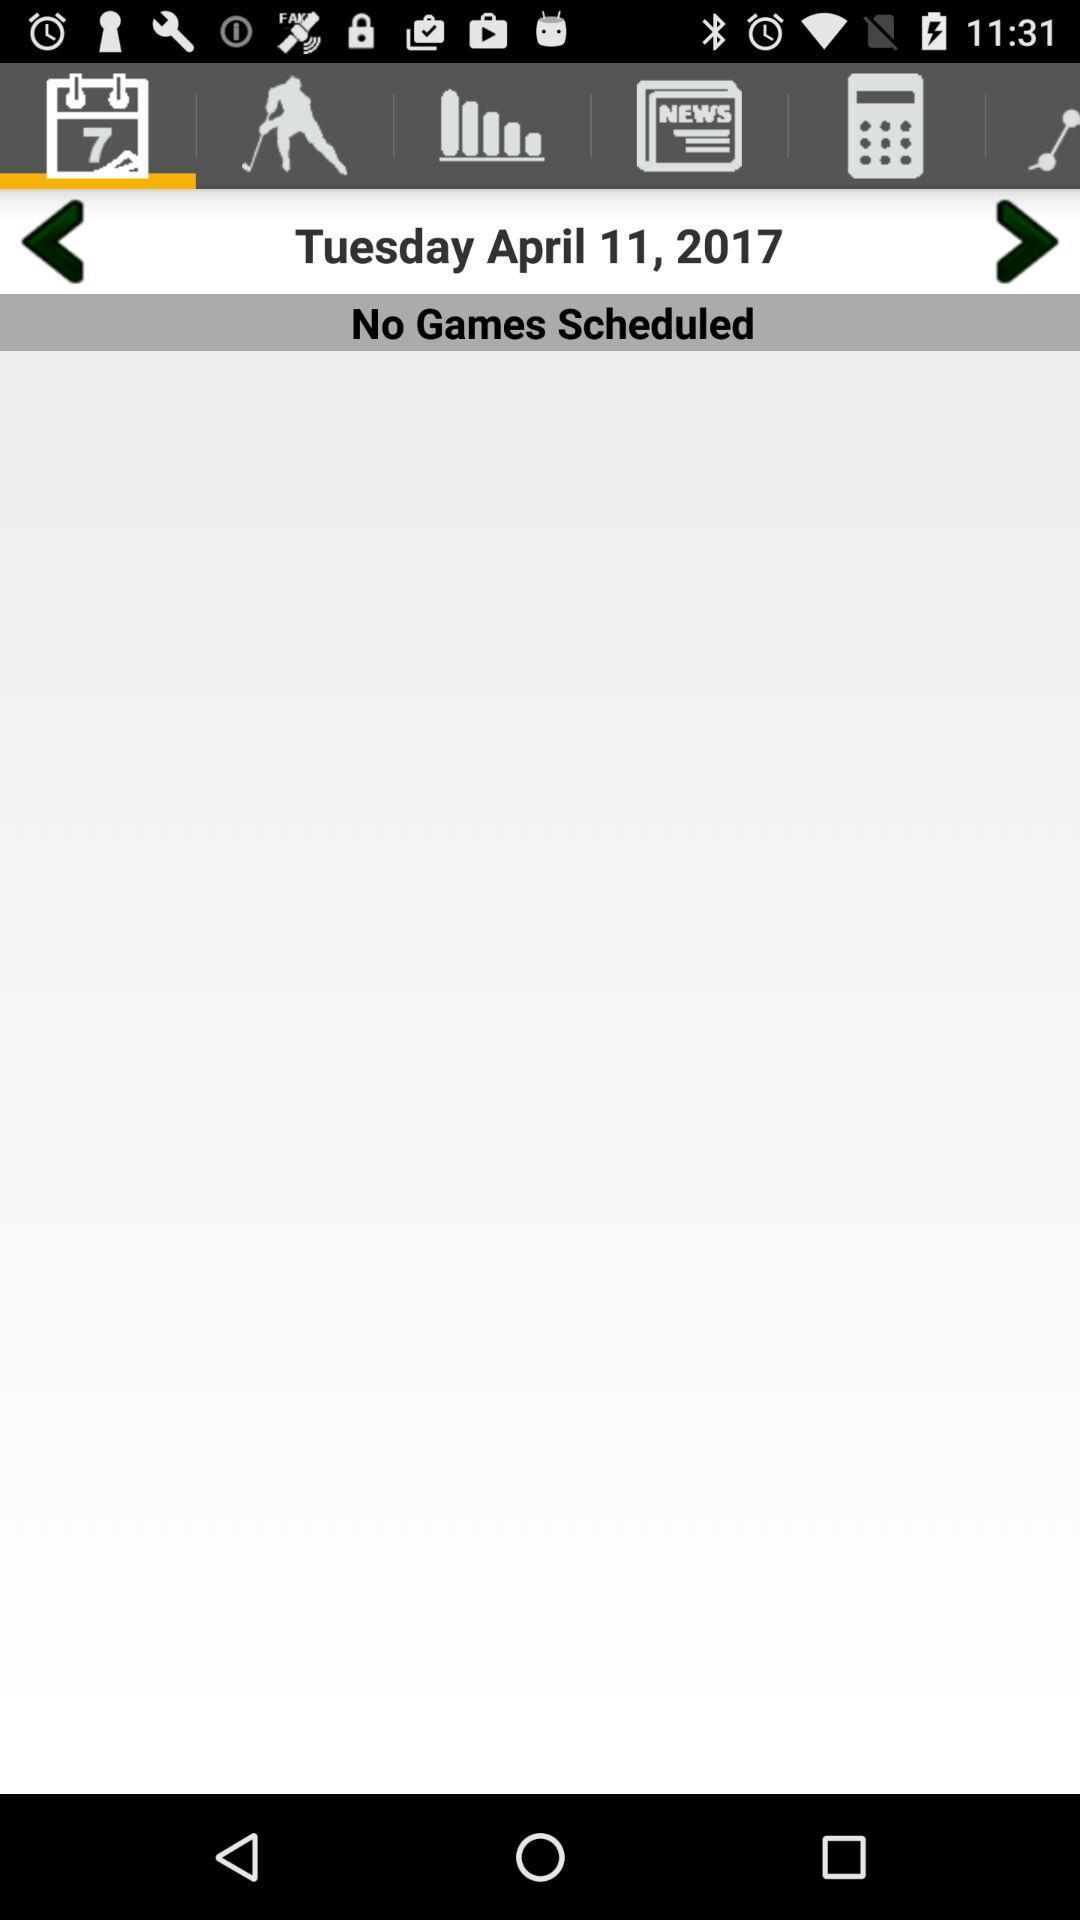 This screenshot has height=1920, width=1080. Describe the element at coordinates (51, 240) in the screenshot. I see `scroll date left` at that location.